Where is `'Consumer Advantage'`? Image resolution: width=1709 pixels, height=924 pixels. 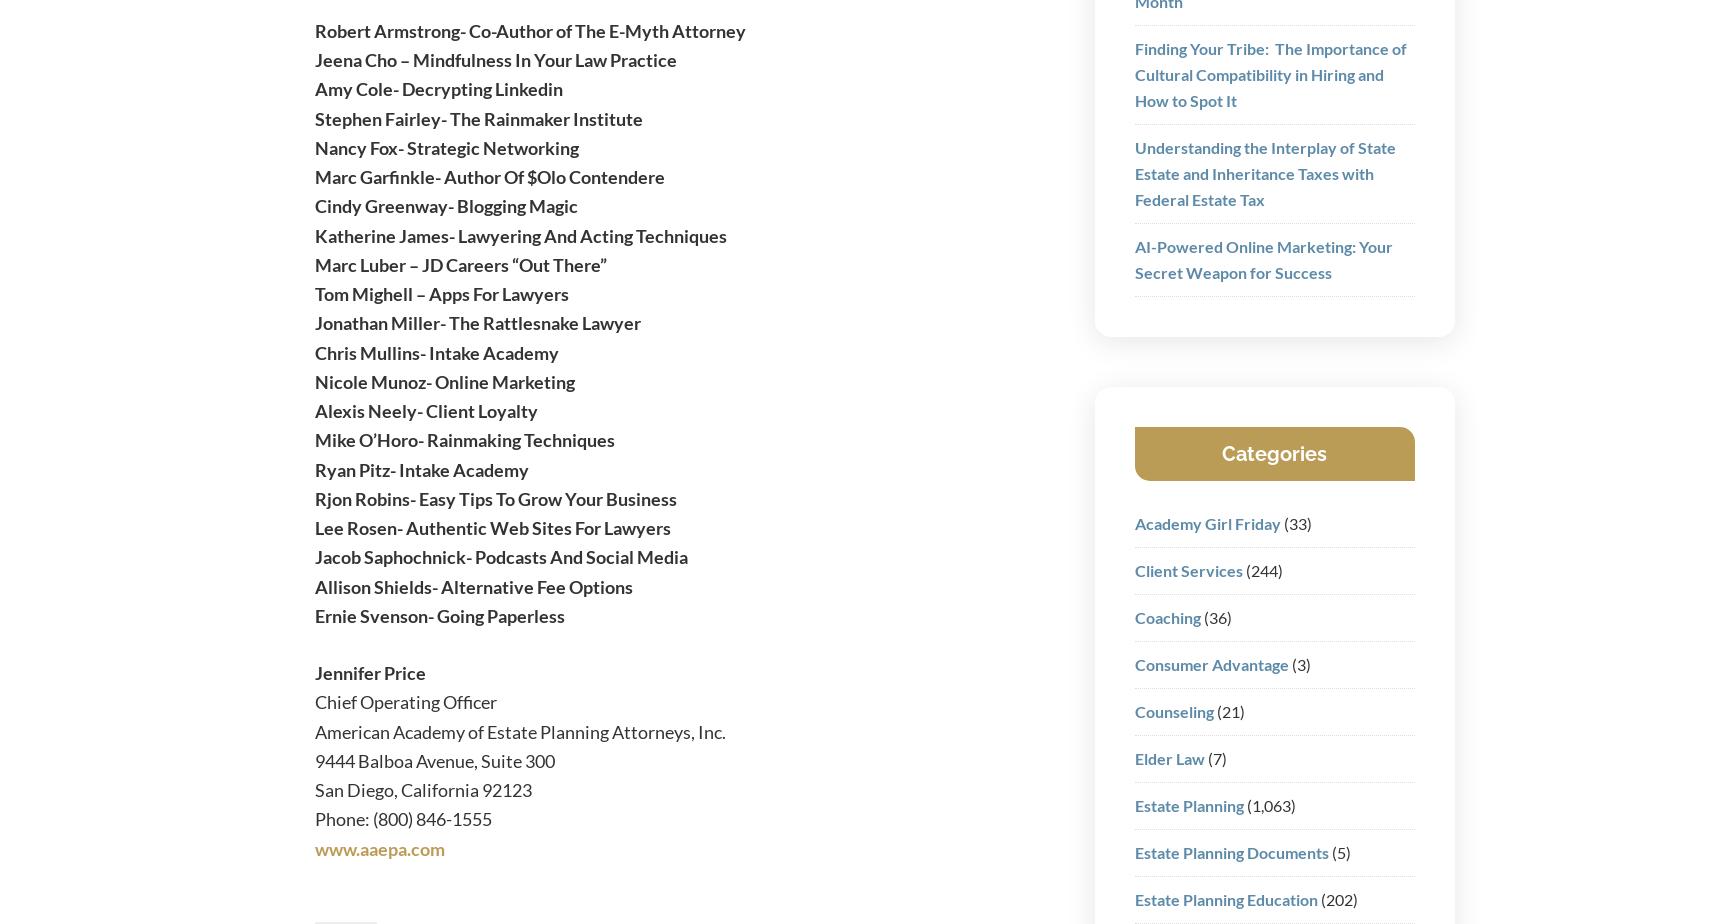
'Consumer Advantage' is located at coordinates (1133, 663).